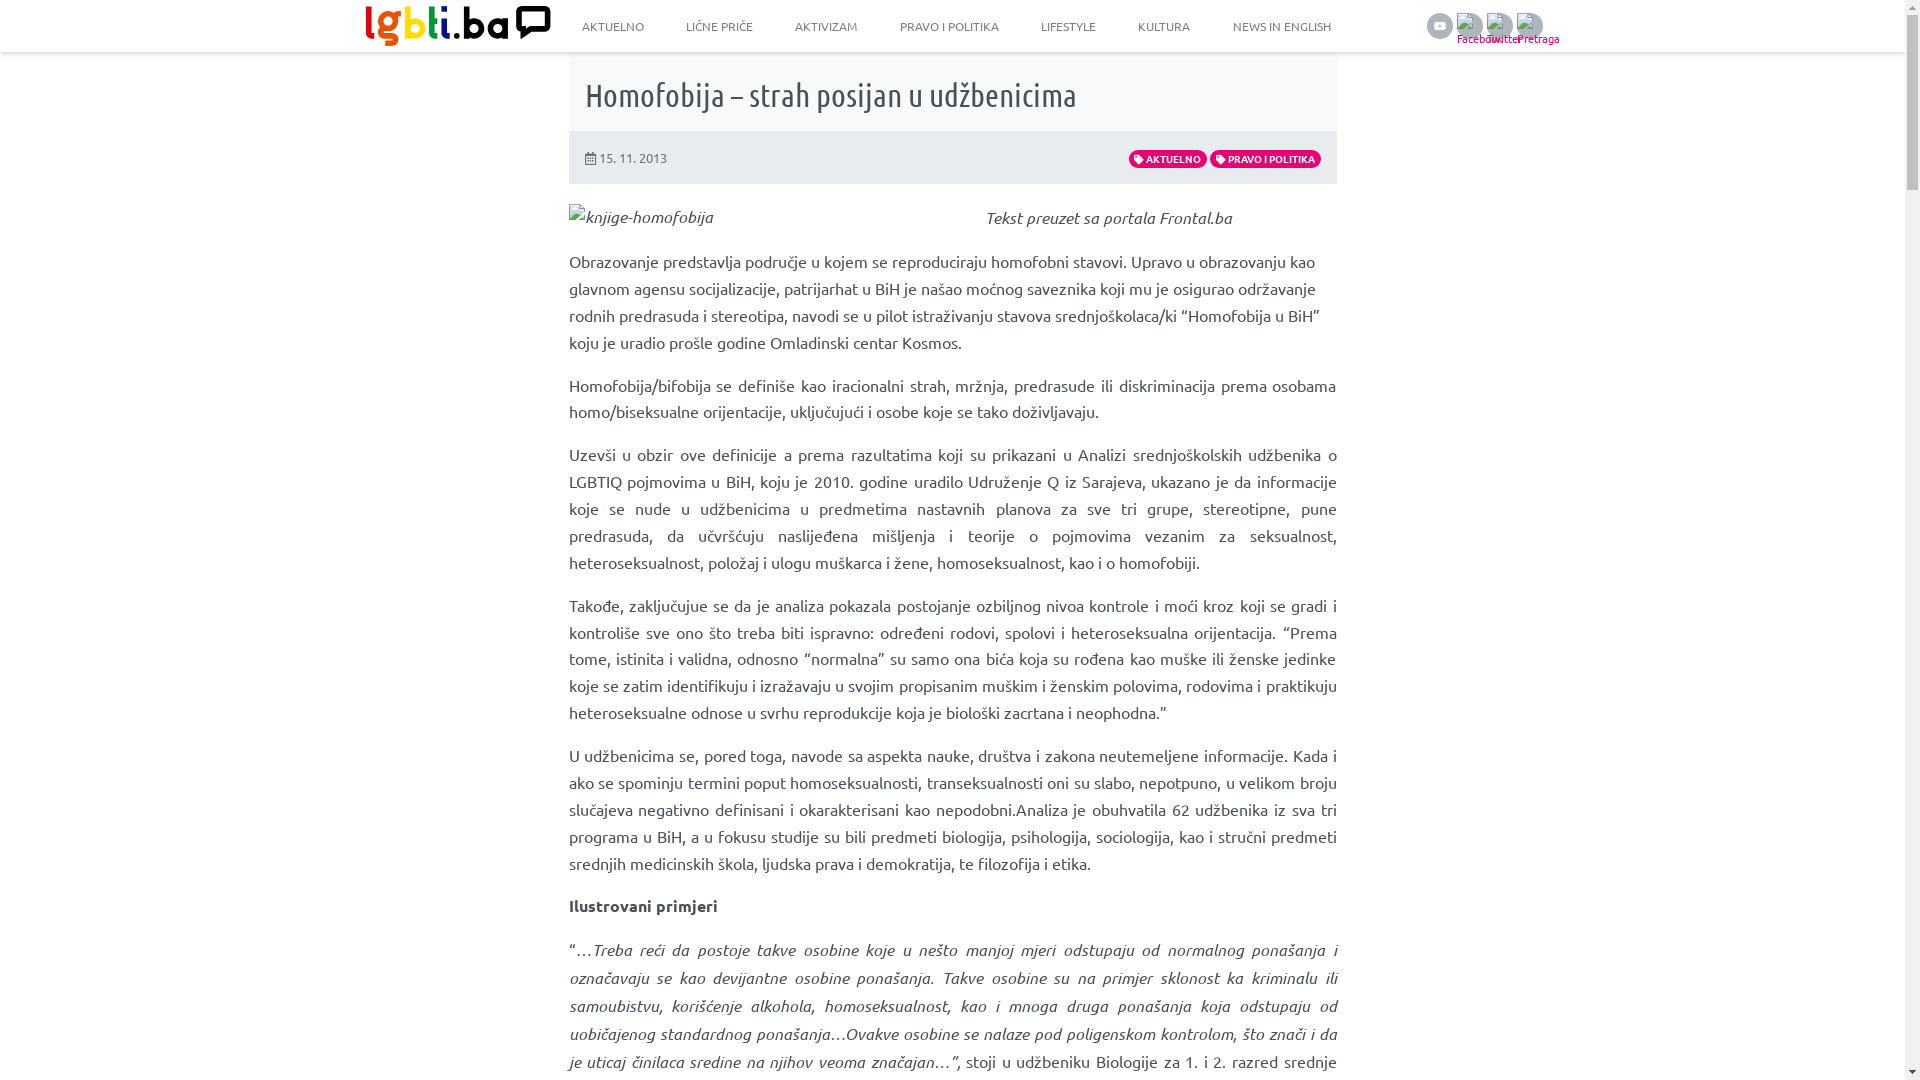 The image size is (1920, 1080). I want to click on 'AKTUELNO', so click(1167, 158).